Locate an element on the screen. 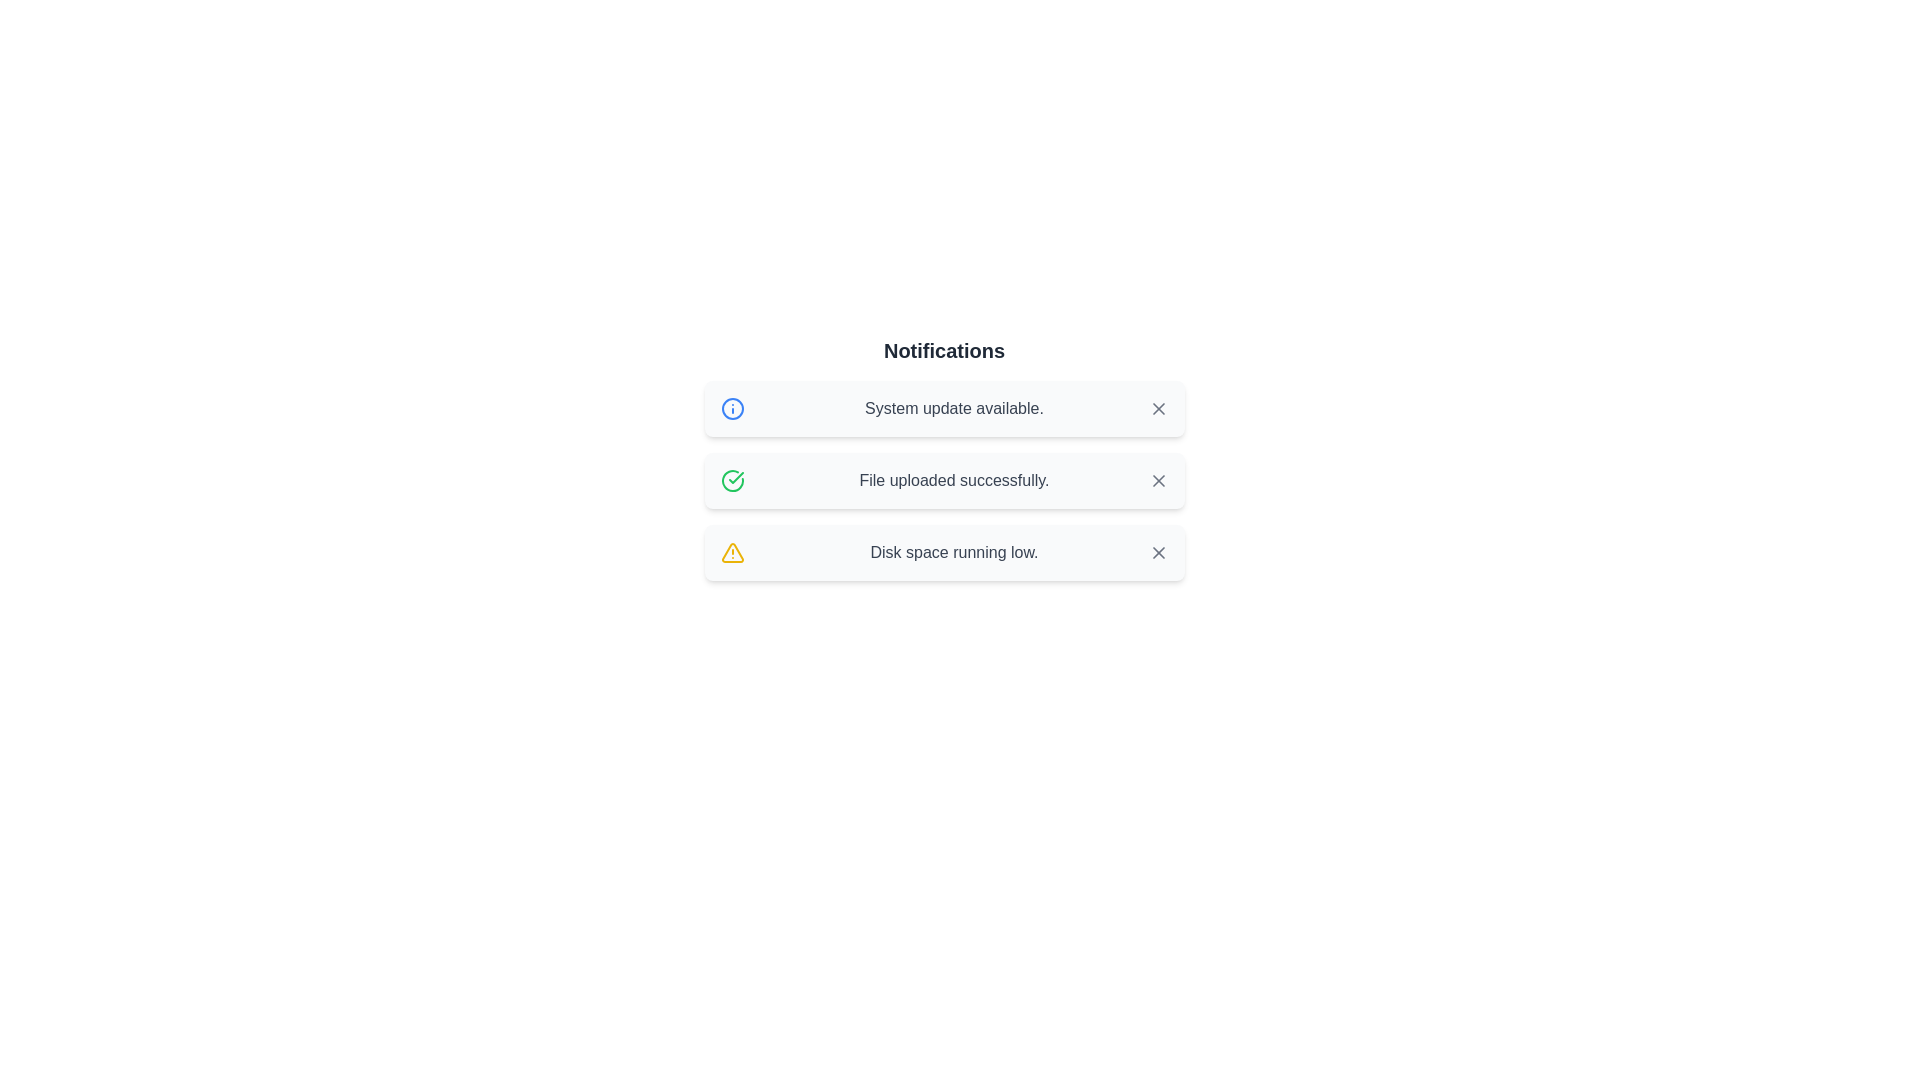 The height and width of the screenshot is (1080, 1920). the dismissal icon located at the right edge of the notification labeled 'Disk space running low' is located at coordinates (1158, 552).